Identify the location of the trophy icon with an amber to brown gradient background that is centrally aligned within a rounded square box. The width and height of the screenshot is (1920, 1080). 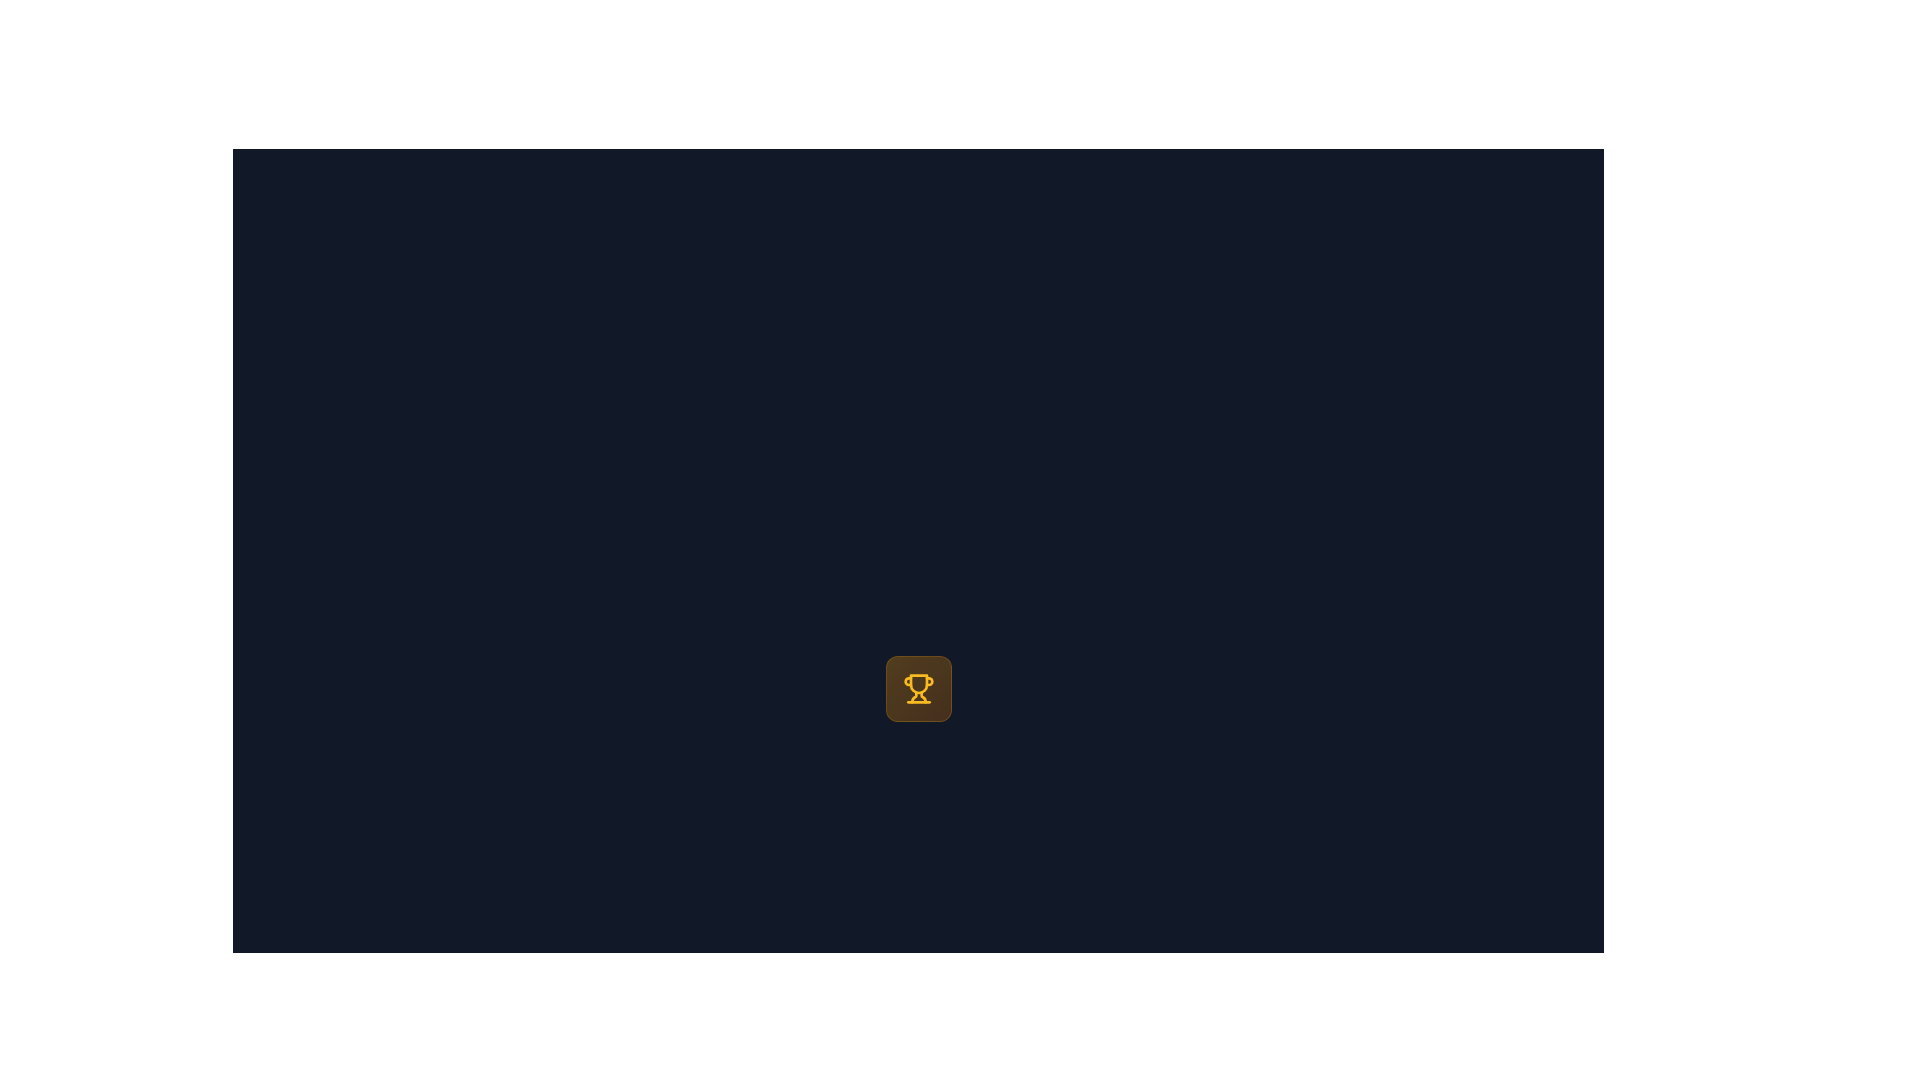
(917, 688).